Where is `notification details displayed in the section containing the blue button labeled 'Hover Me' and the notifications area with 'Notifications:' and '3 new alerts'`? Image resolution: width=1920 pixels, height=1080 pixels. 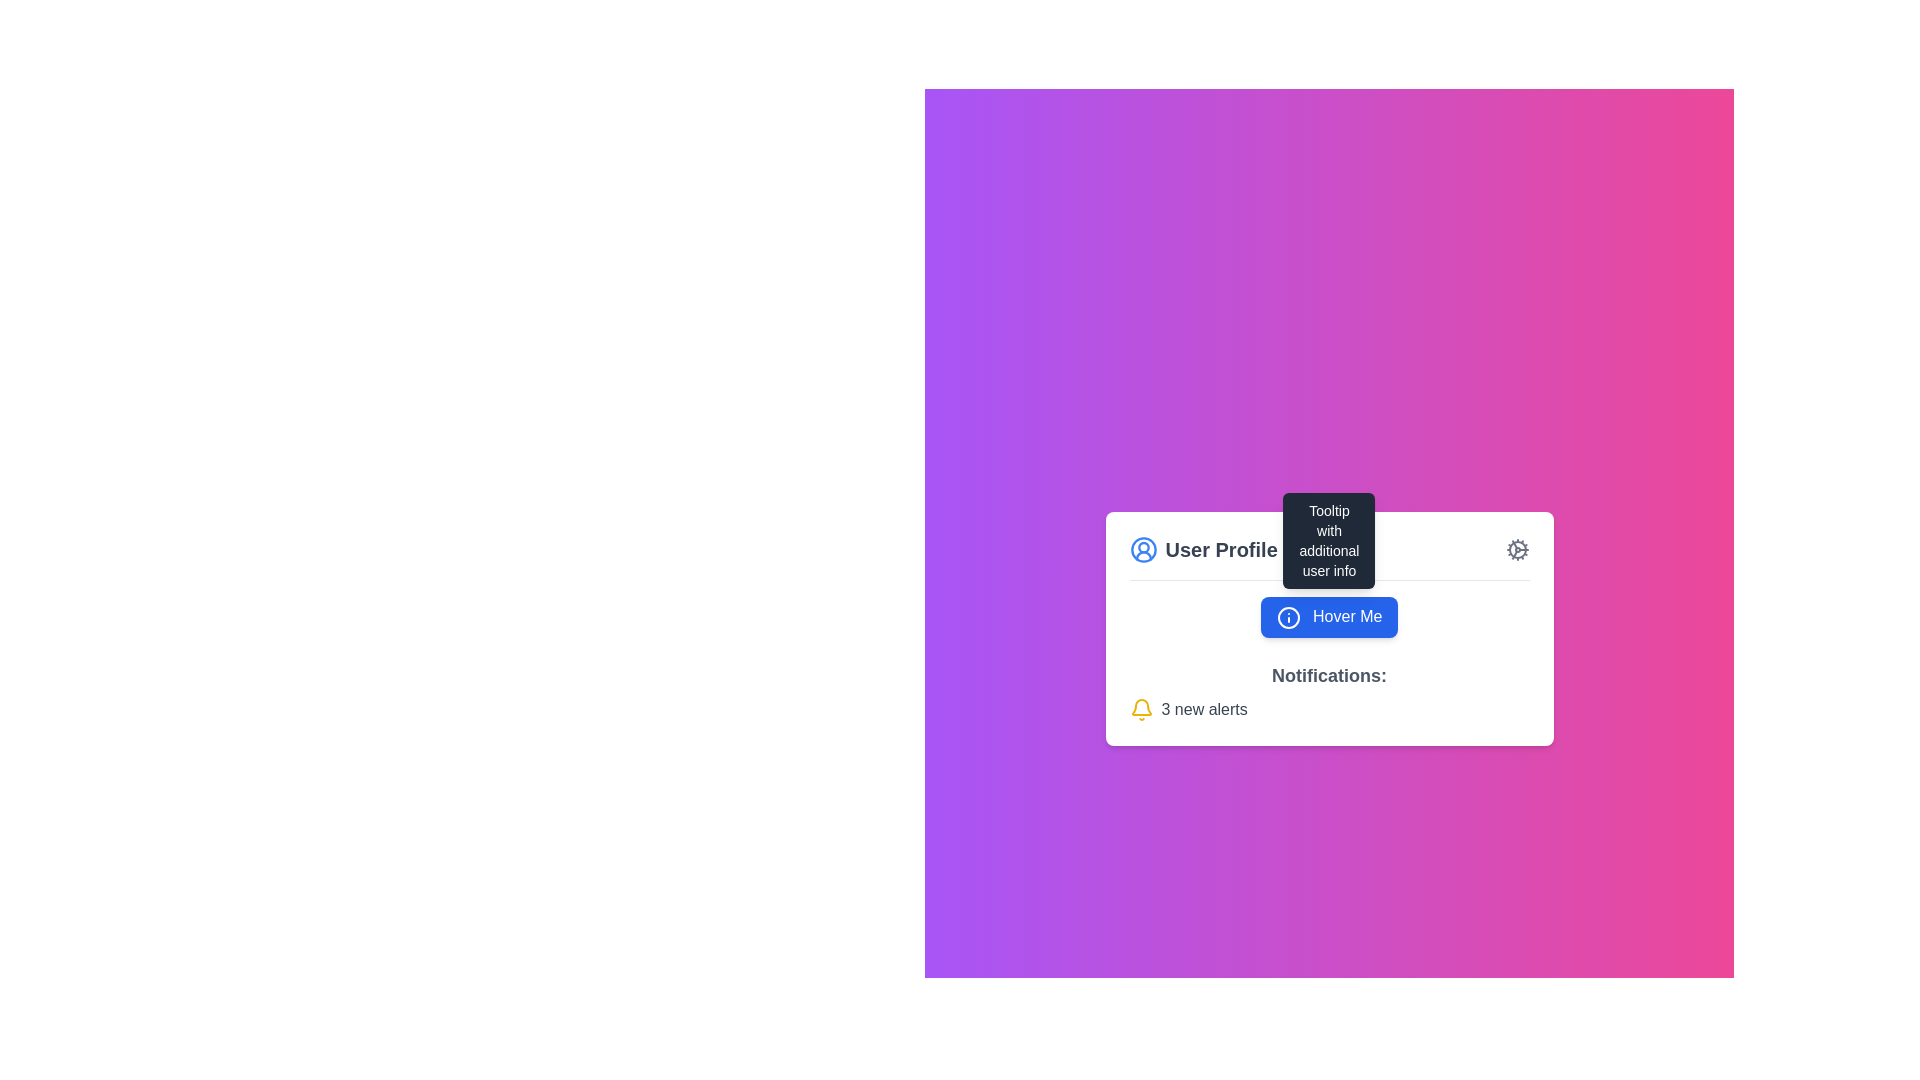
notification details displayed in the section containing the blue button labeled 'Hover Me' and the notifications area with 'Notifications:' and '3 new alerts' is located at coordinates (1329, 659).